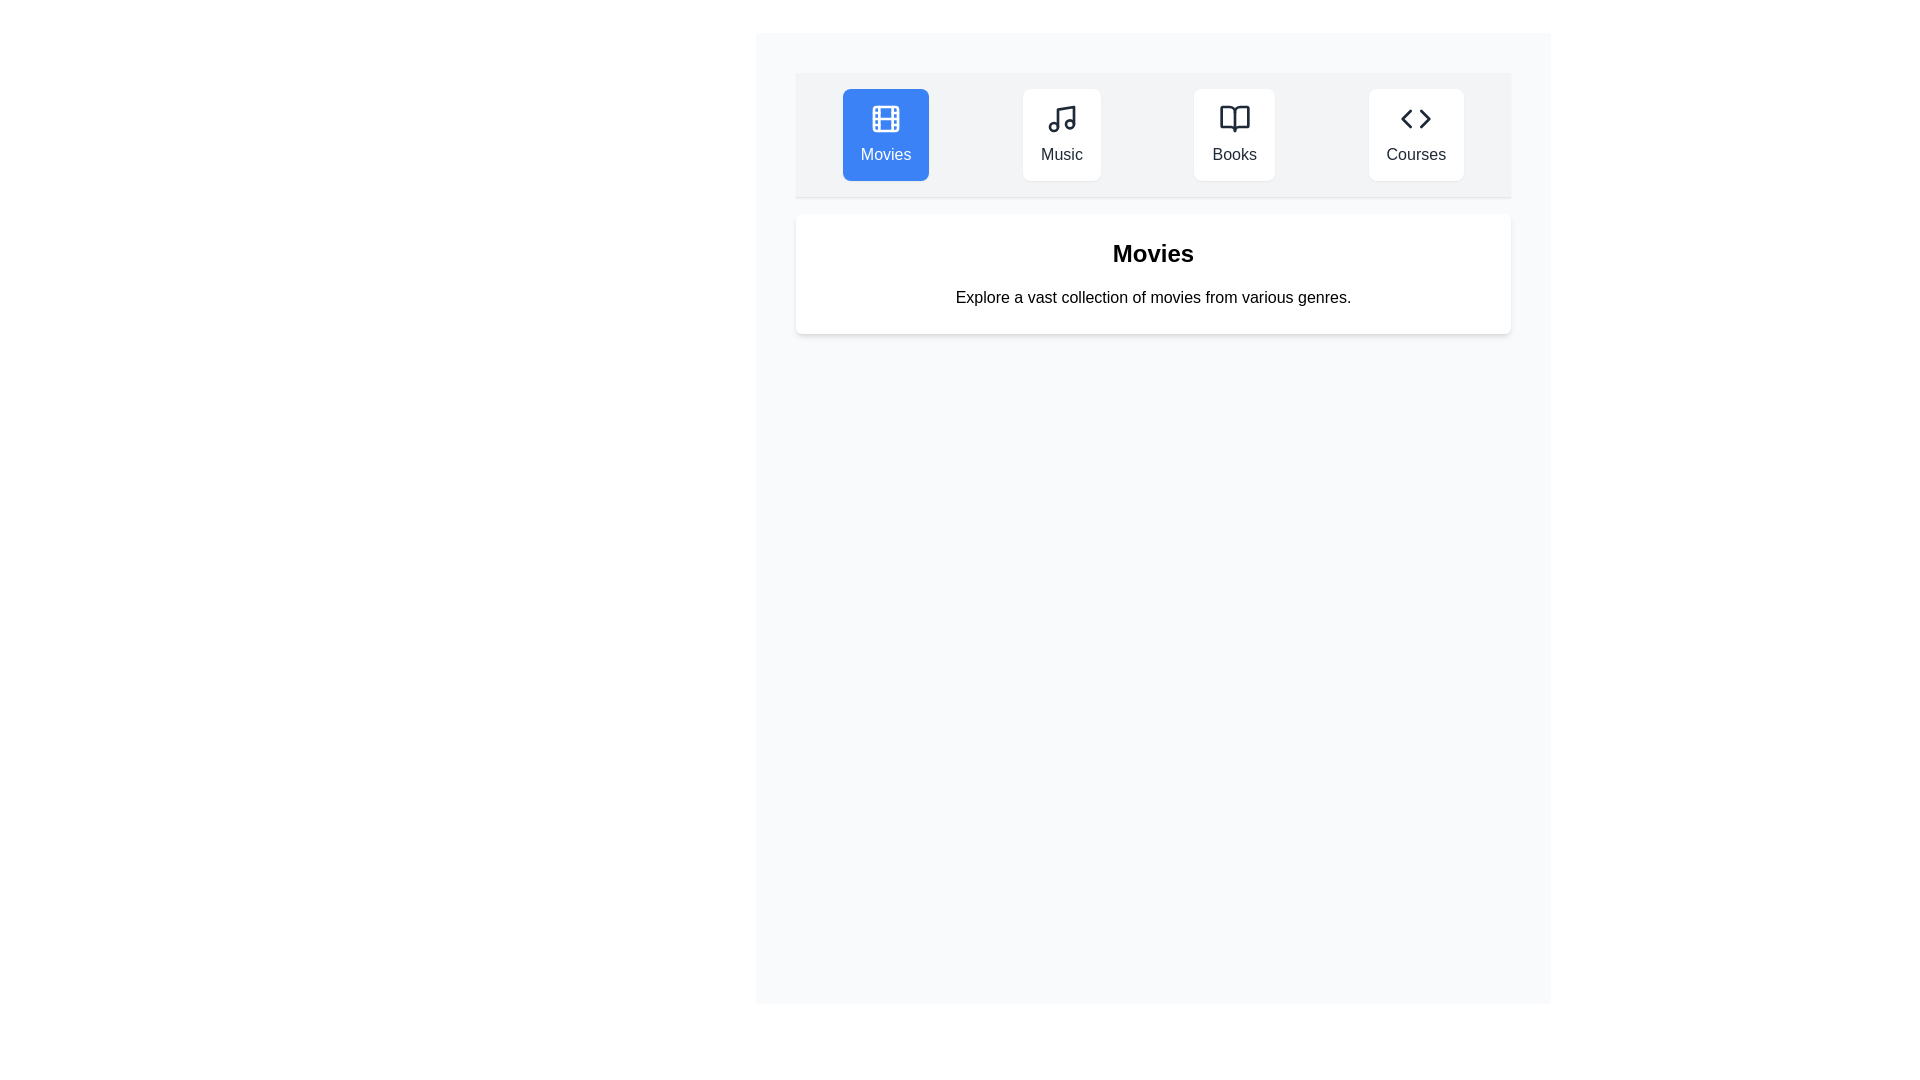 The width and height of the screenshot is (1920, 1080). What do you see at coordinates (1060, 135) in the screenshot?
I see `the Music tab to activate it` at bounding box center [1060, 135].